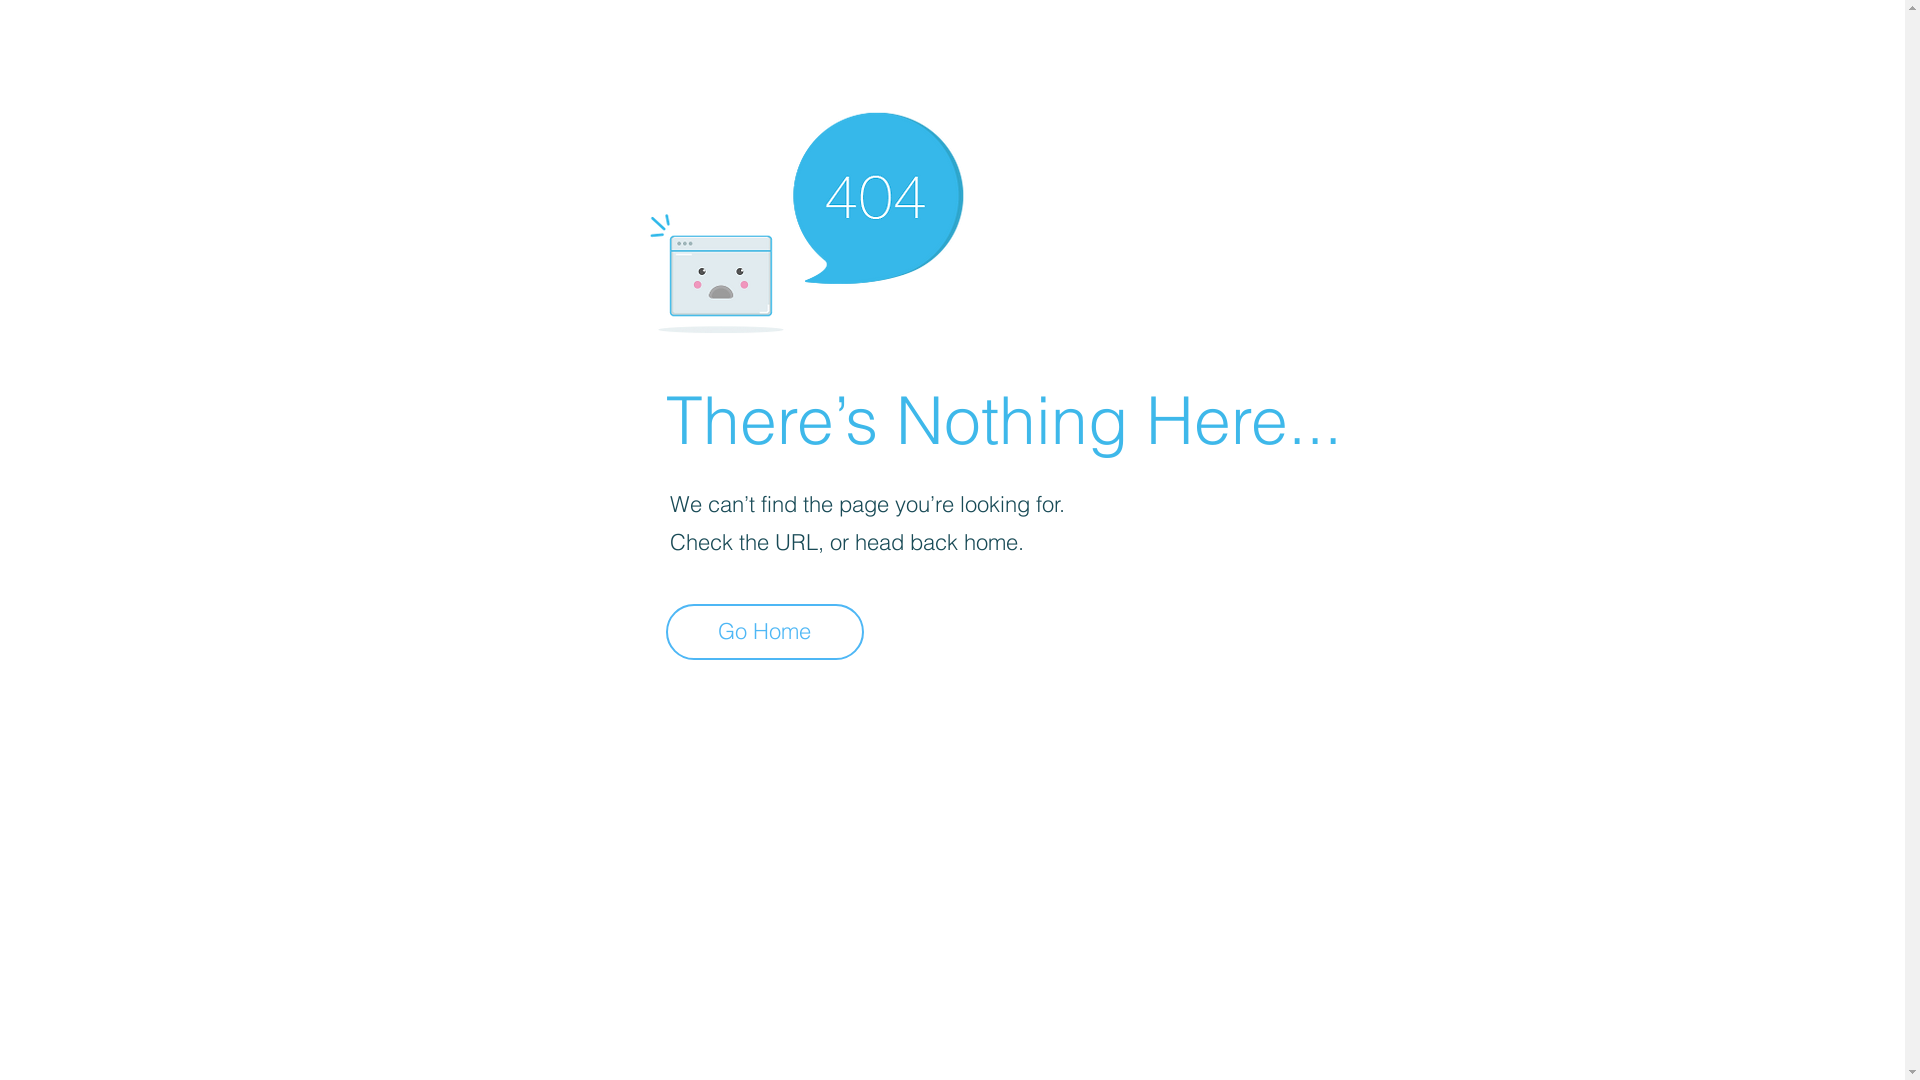 Image resolution: width=1920 pixels, height=1080 pixels. What do you see at coordinates (805, 217) in the screenshot?
I see `'404-icon_2.png'` at bounding box center [805, 217].